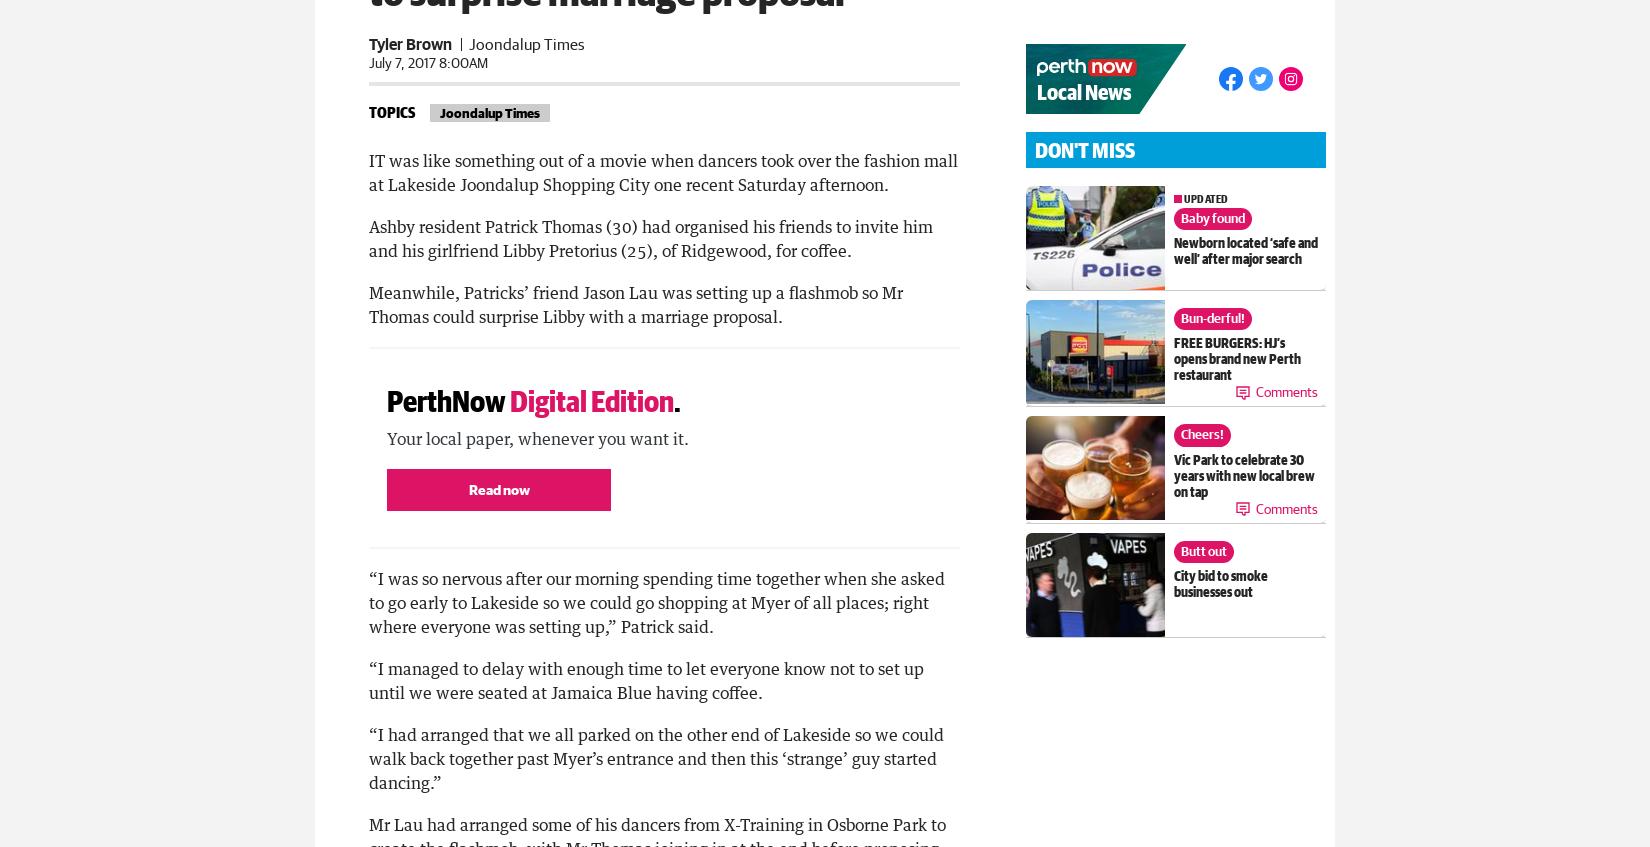 This screenshot has width=1650, height=847. I want to click on 'Baby found', so click(1211, 218).